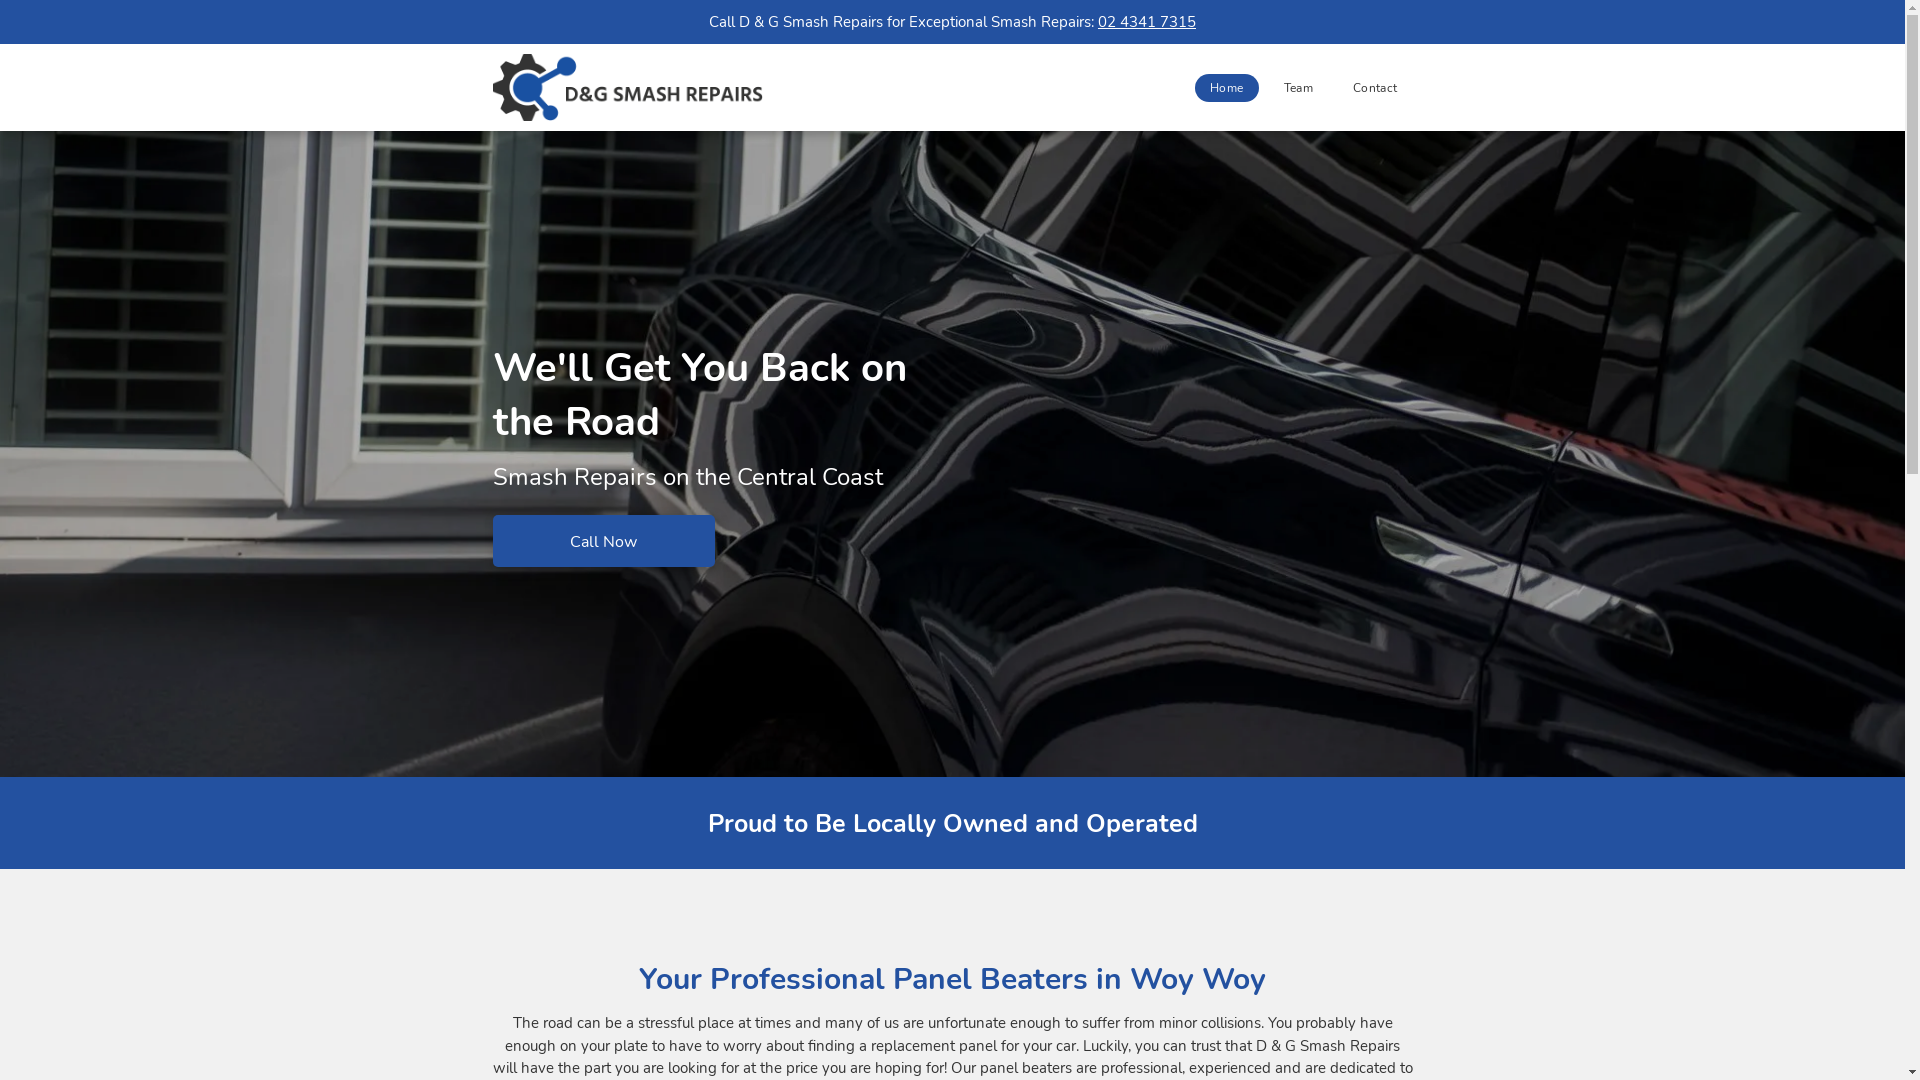 Image resolution: width=1920 pixels, height=1080 pixels. What do you see at coordinates (1147, 22) in the screenshot?
I see `'02 4341 7315'` at bounding box center [1147, 22].